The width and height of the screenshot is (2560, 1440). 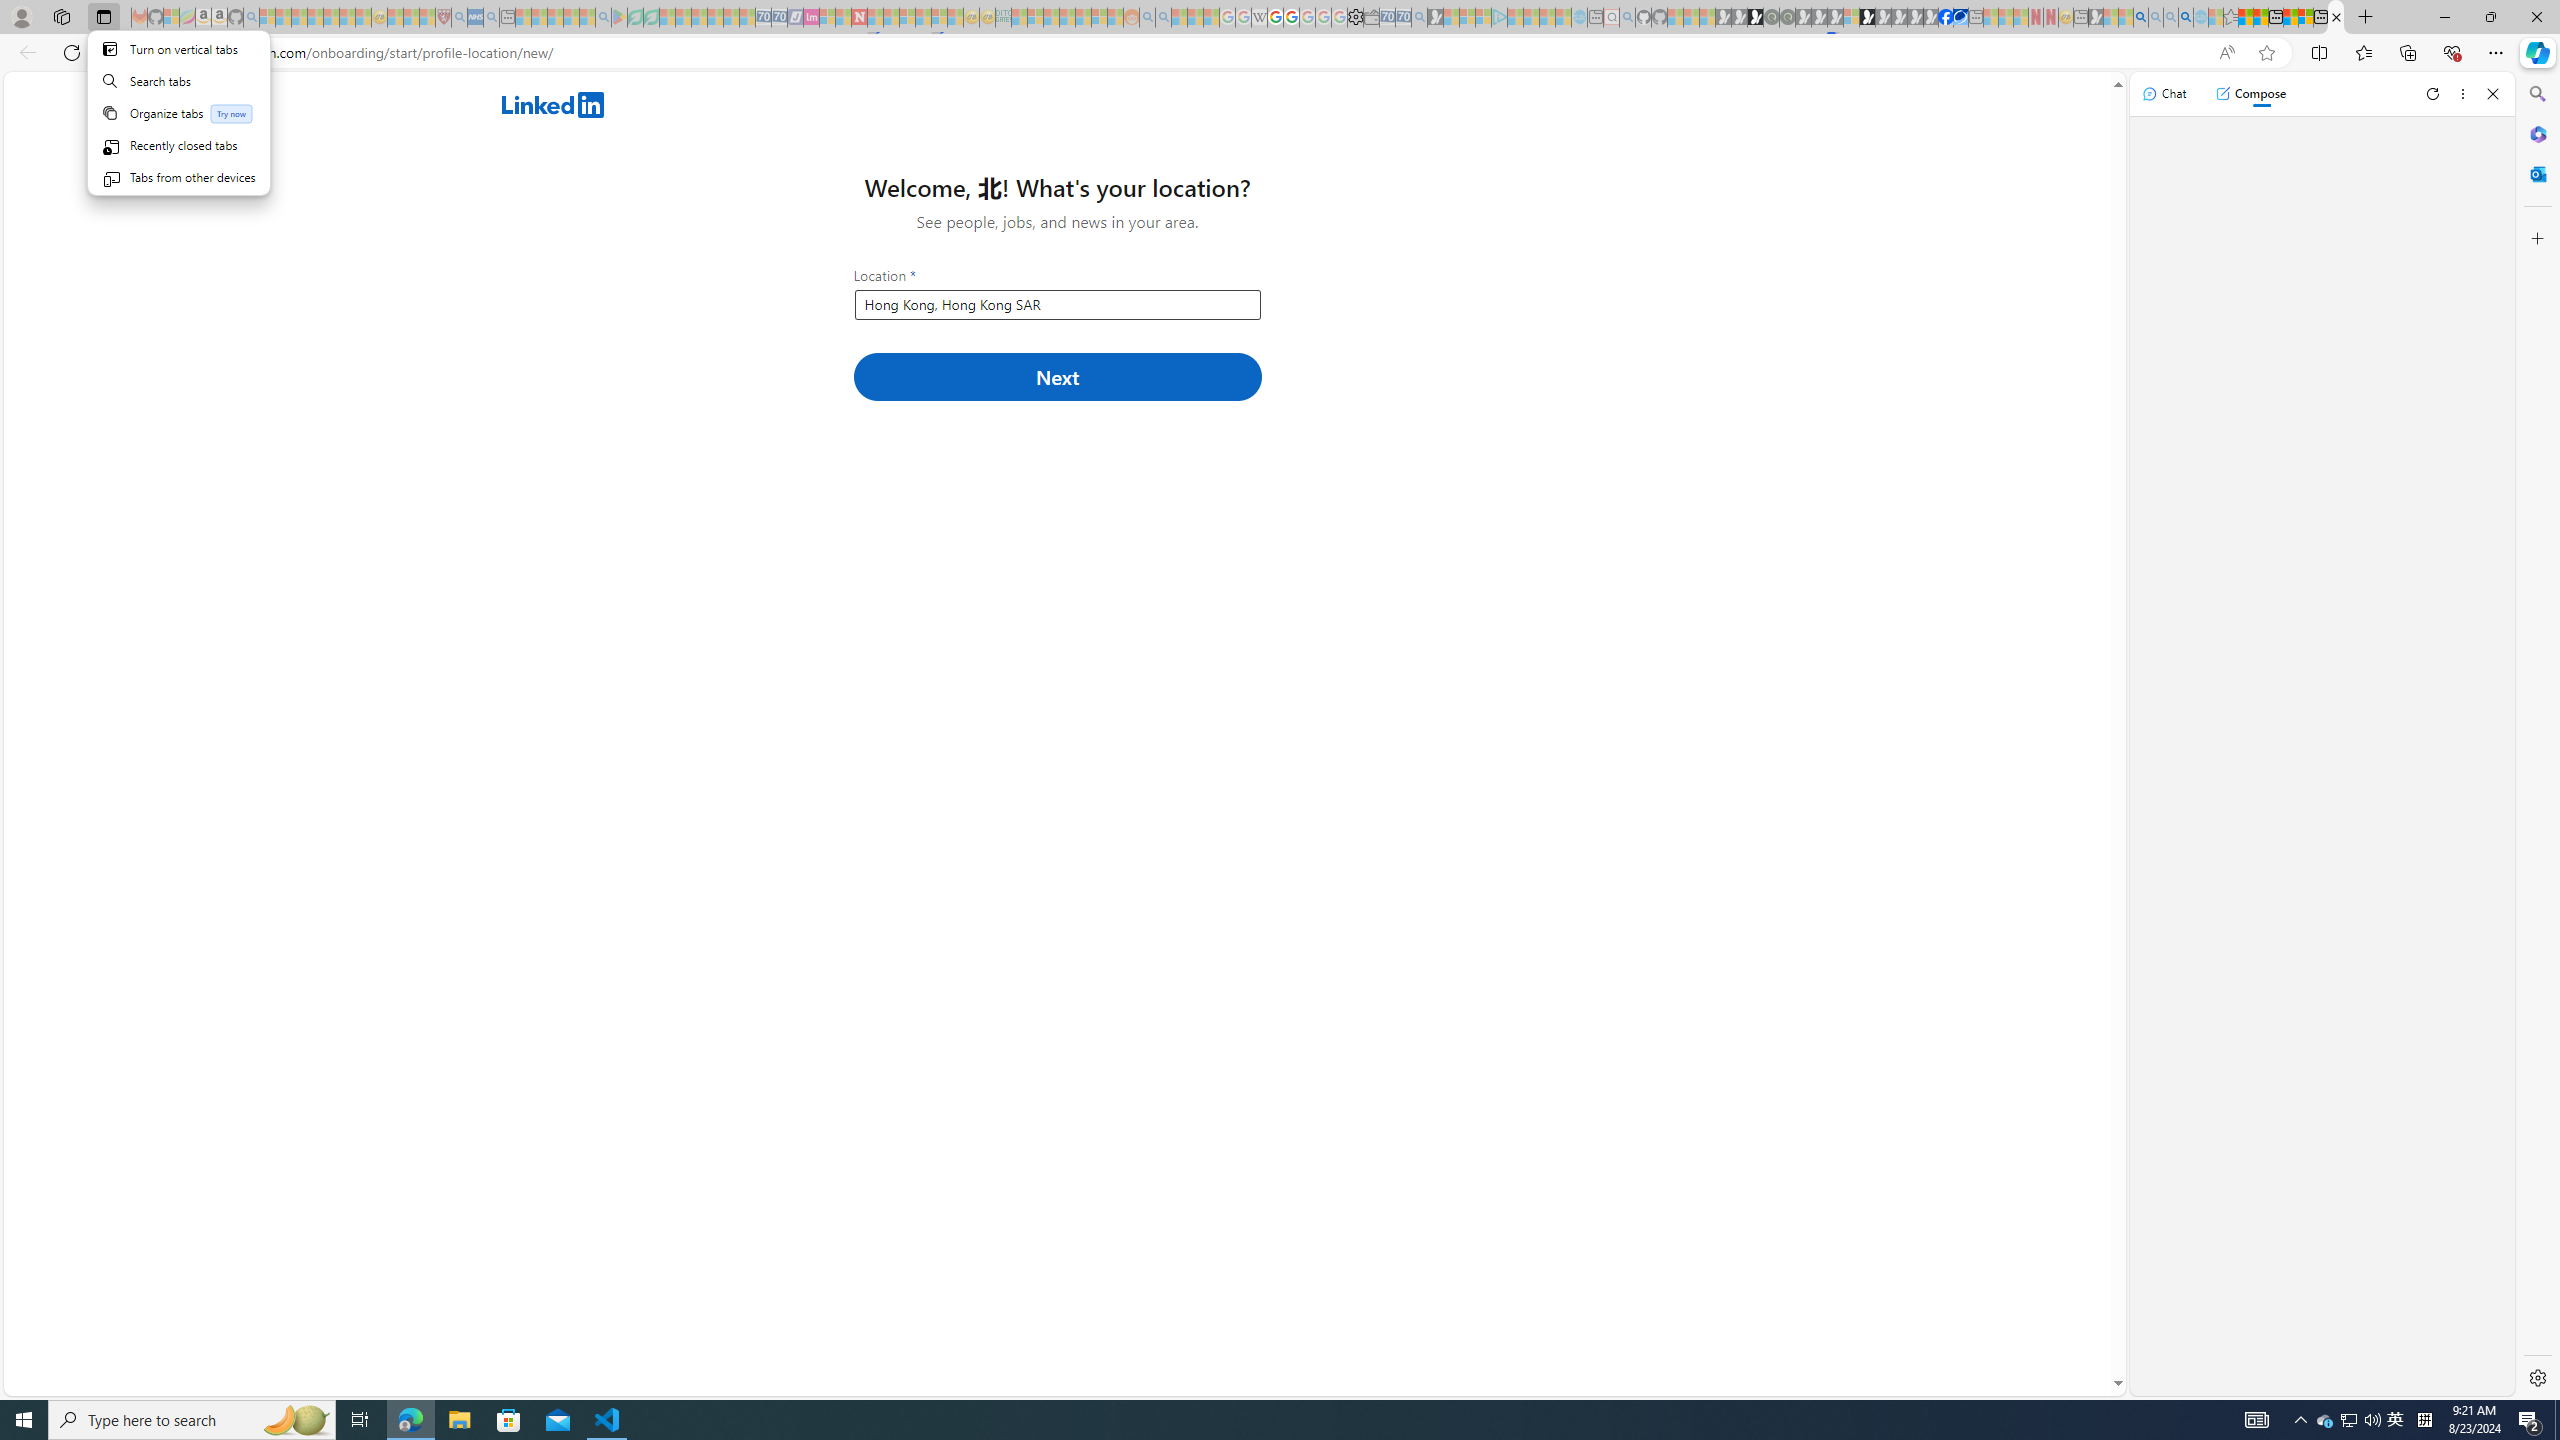 I want to click on 'Recently closed tabs', so click(x=176, y=145).